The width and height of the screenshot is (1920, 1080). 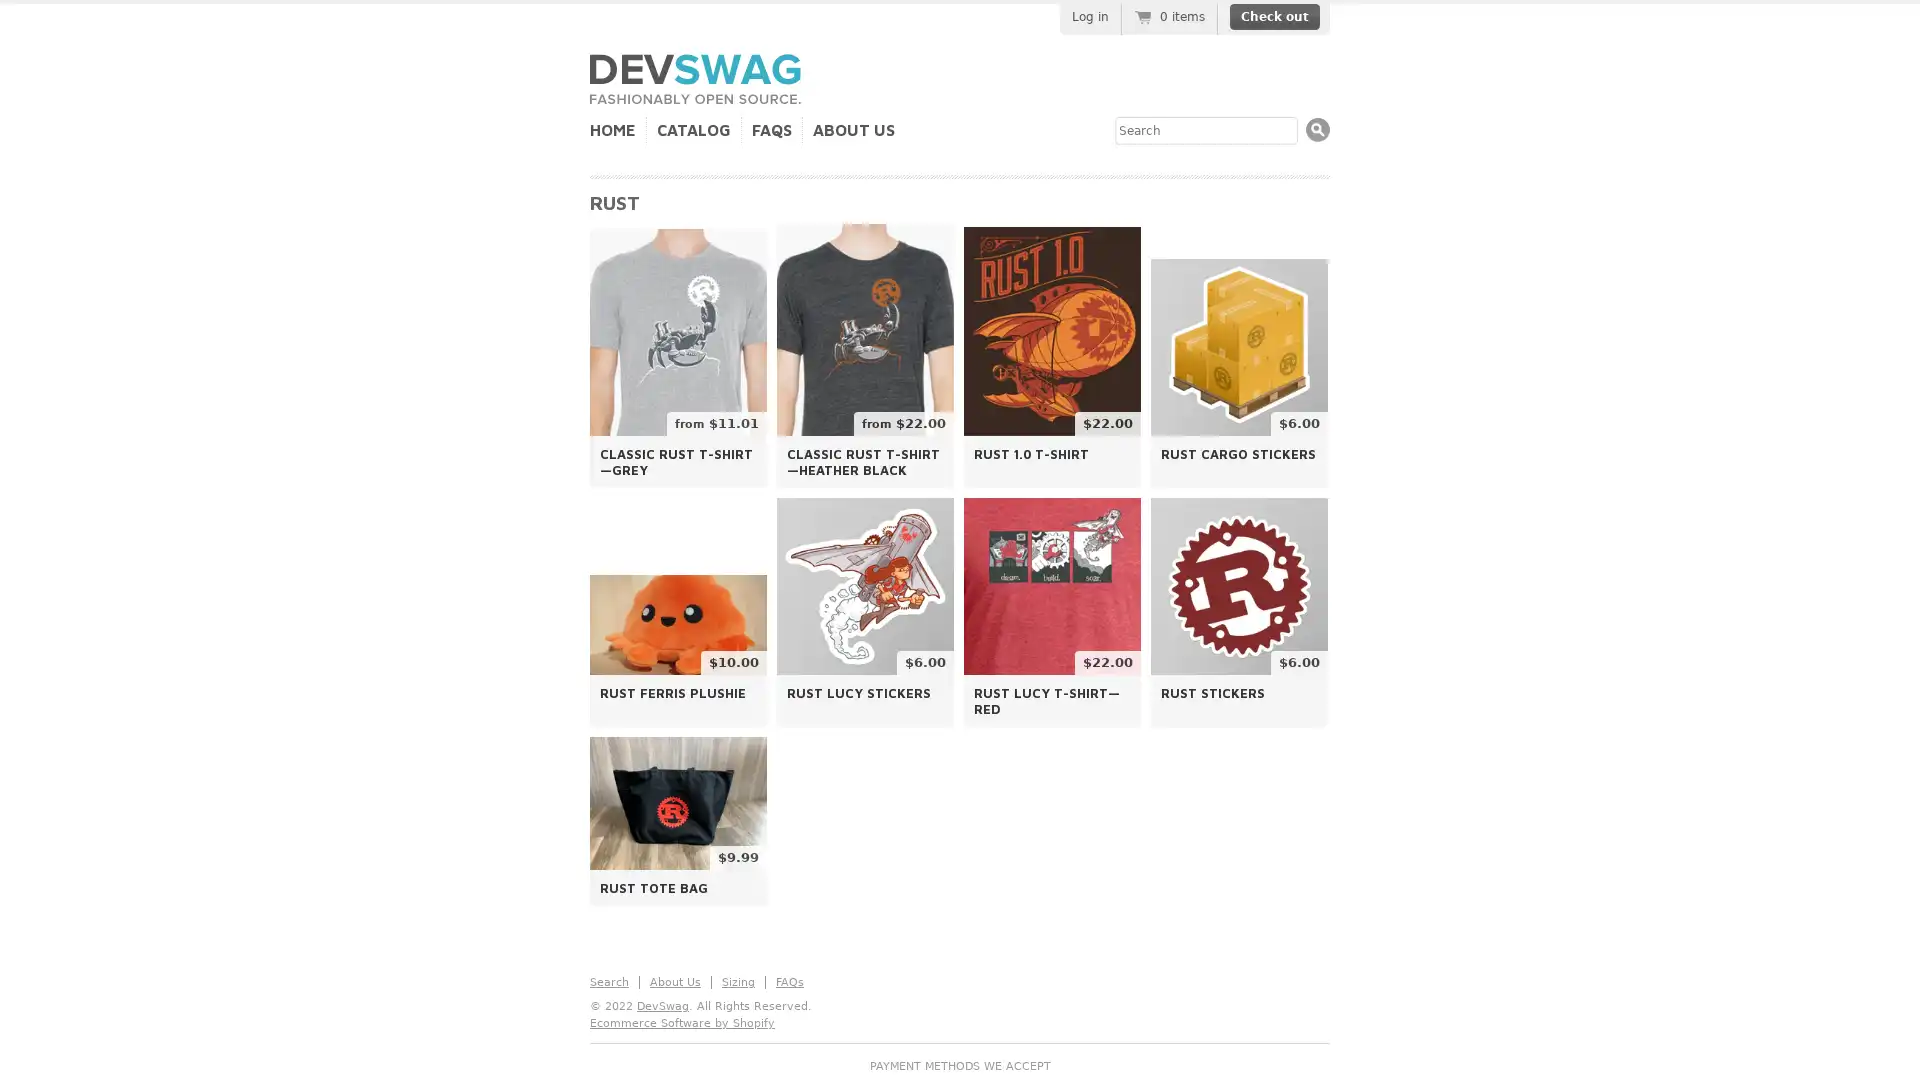 I want to click on Search, so click(x=1318, y=129).